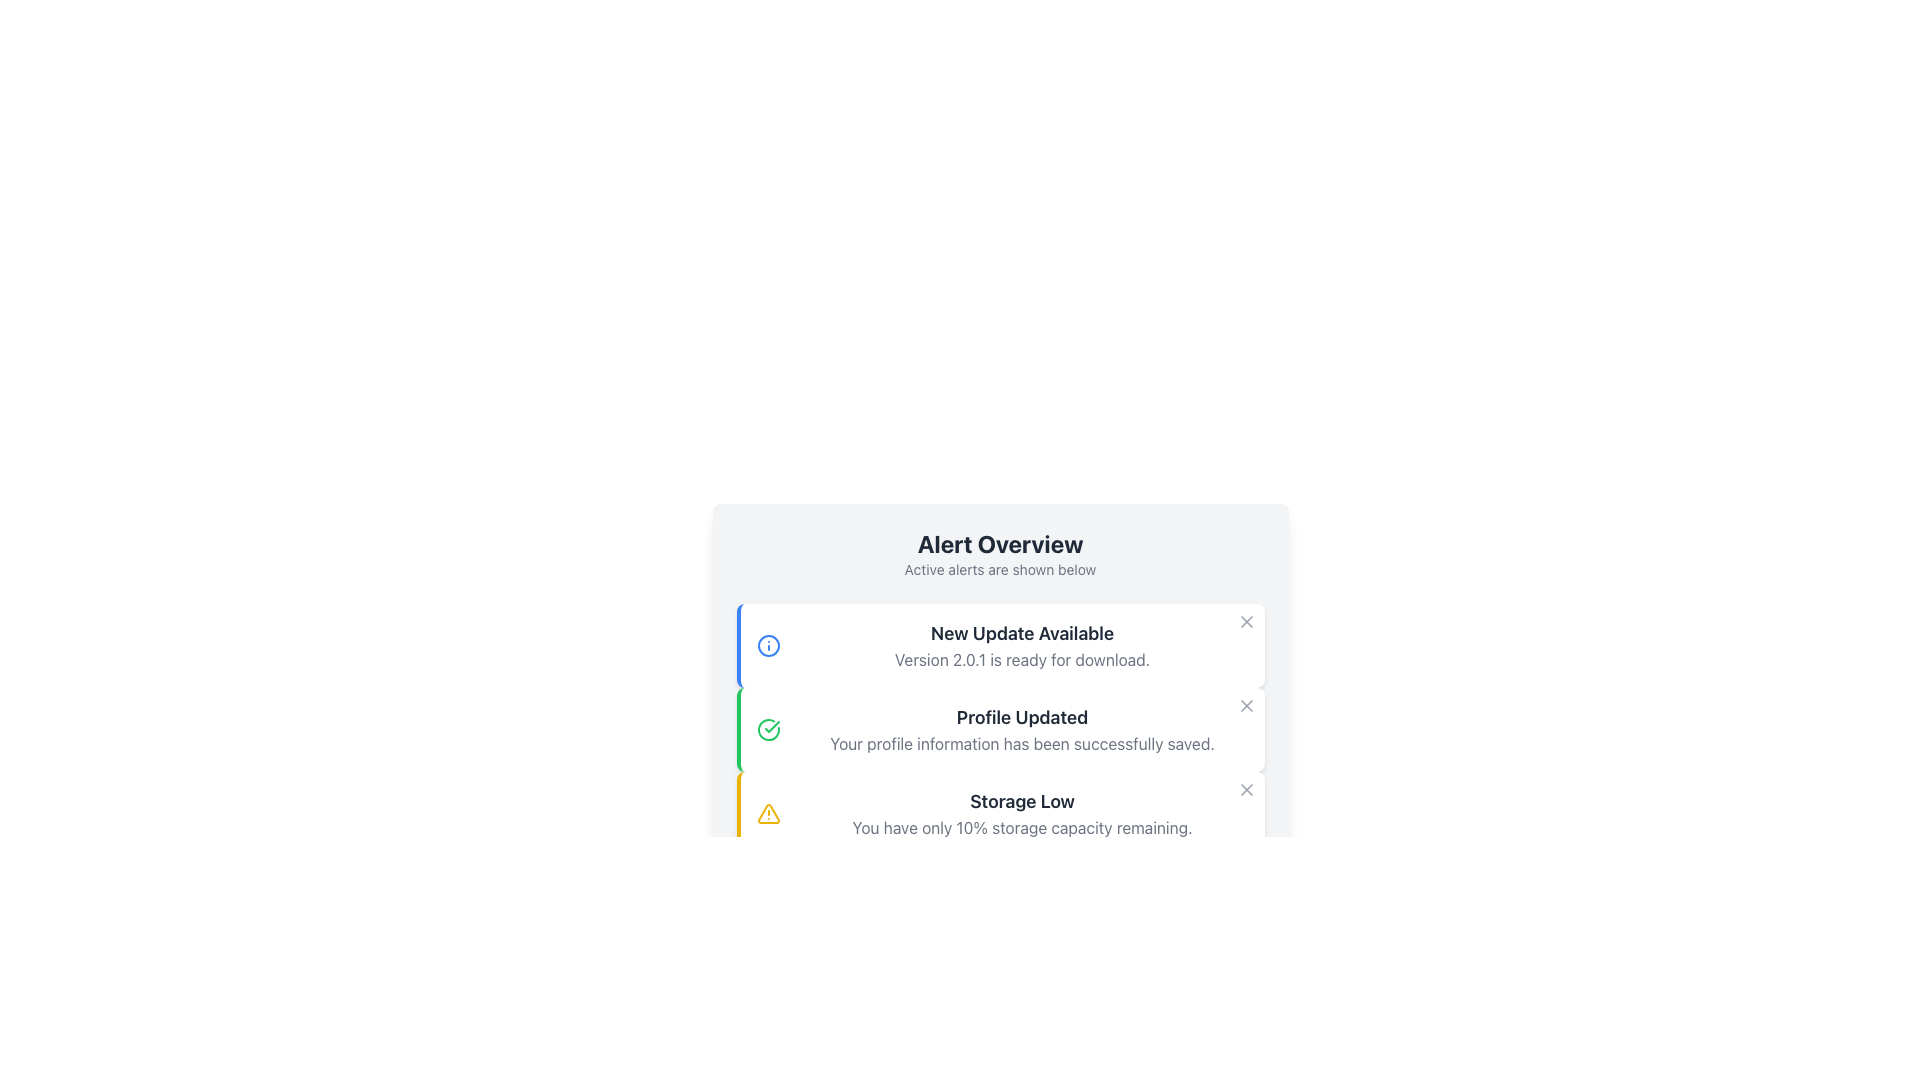 This screenshot has height=1080, width=1920. I want to click on the dismissal button with an 'X' icon located in the top-right corner of the 'Profile Updated' notification card, so click(1245, 704).